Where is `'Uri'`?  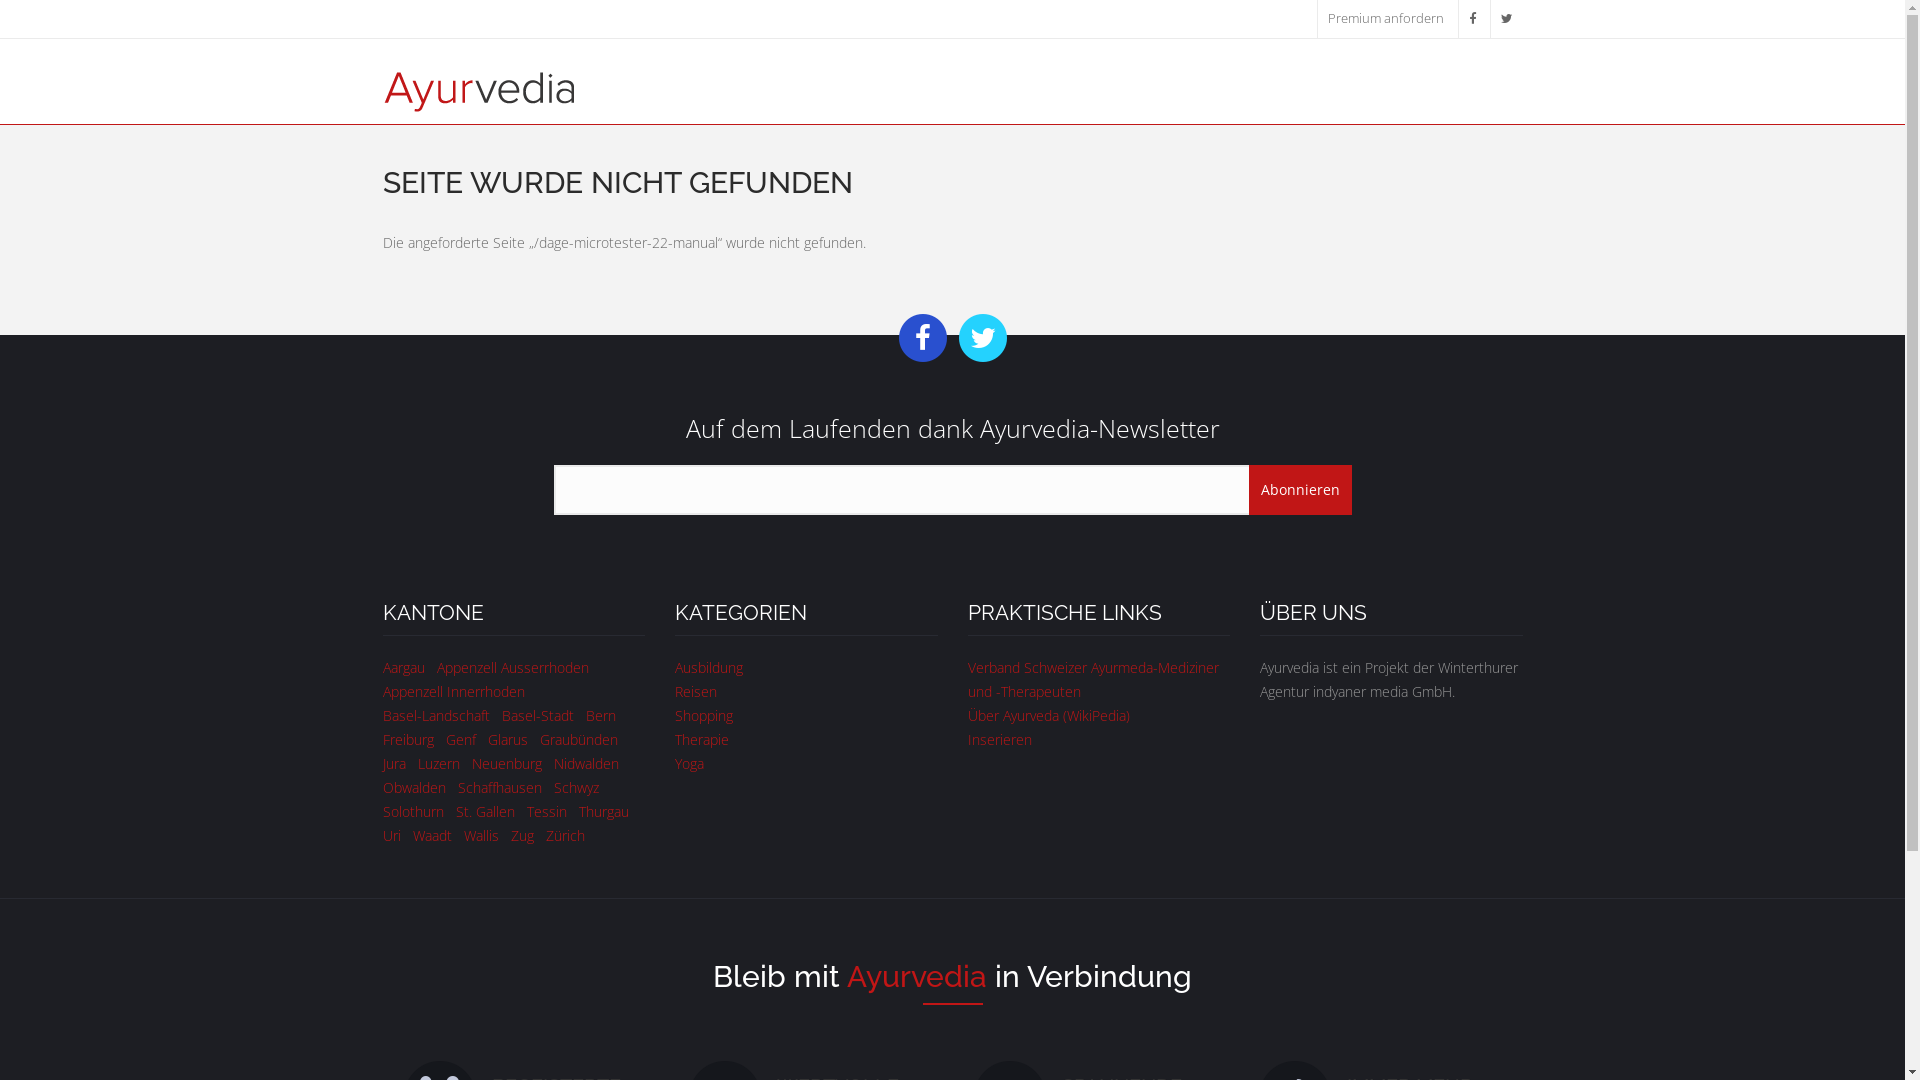
'Uri' is located at coordinates (390, 835).